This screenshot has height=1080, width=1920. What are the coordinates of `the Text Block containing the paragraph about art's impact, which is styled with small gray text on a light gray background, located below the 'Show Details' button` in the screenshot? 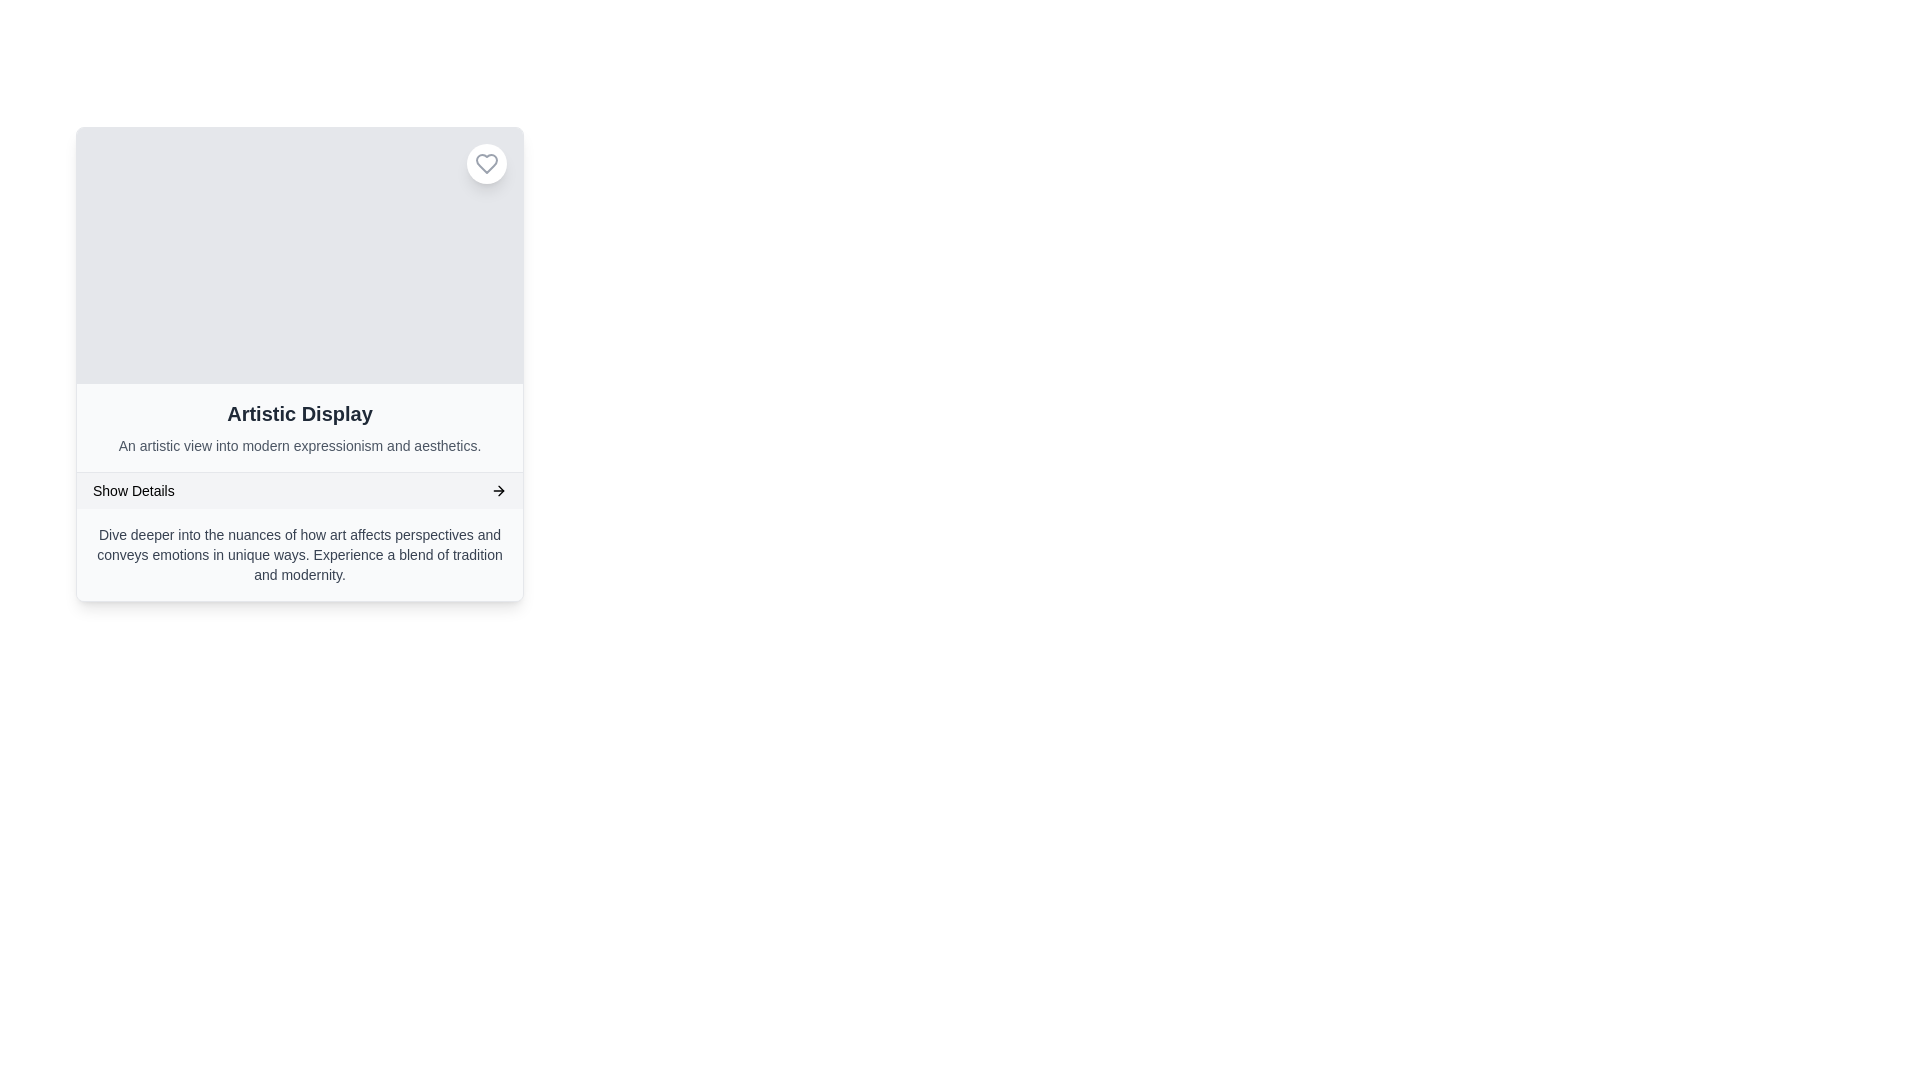 It's located at (298, 555).